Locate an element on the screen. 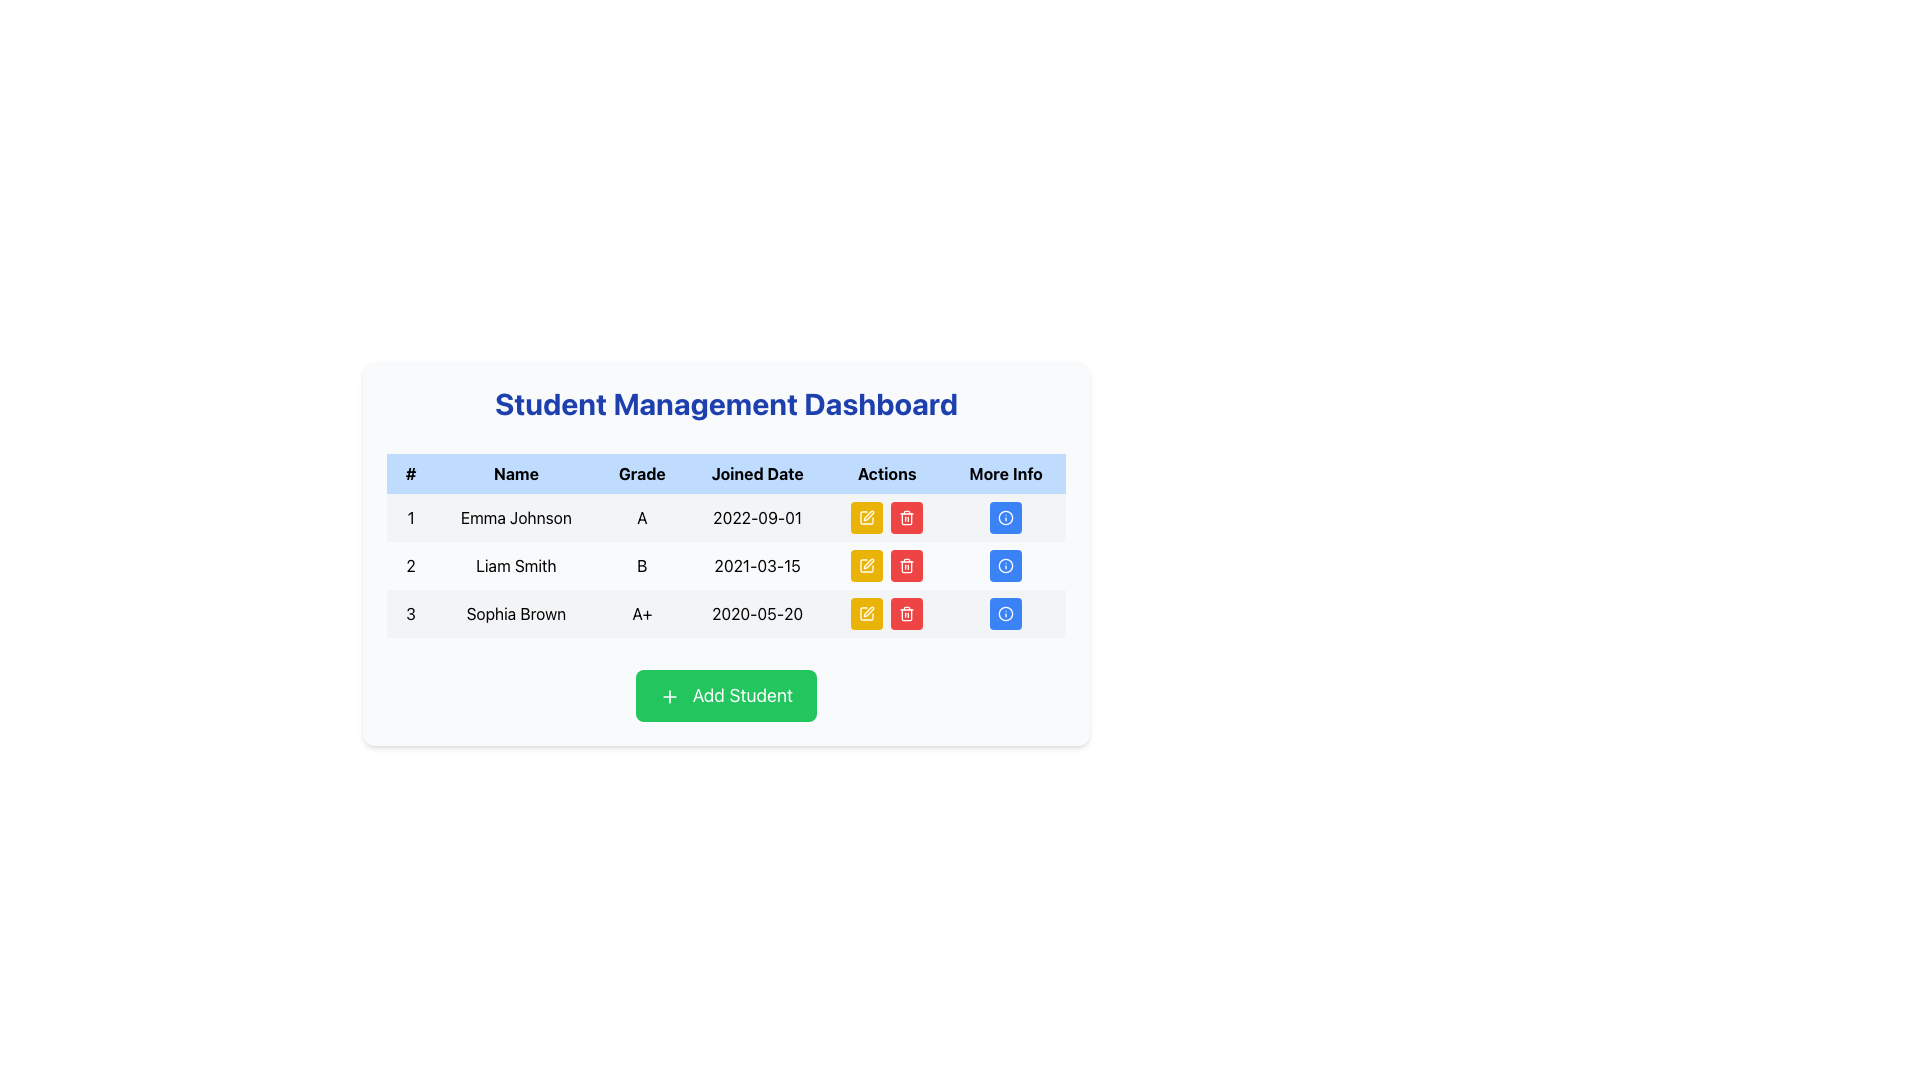  the delete button with a trashcan icon in the Actions column of the Student Management Dashboard to initiate the deletion process for the associated student entry is located at coordinates (906, 612).